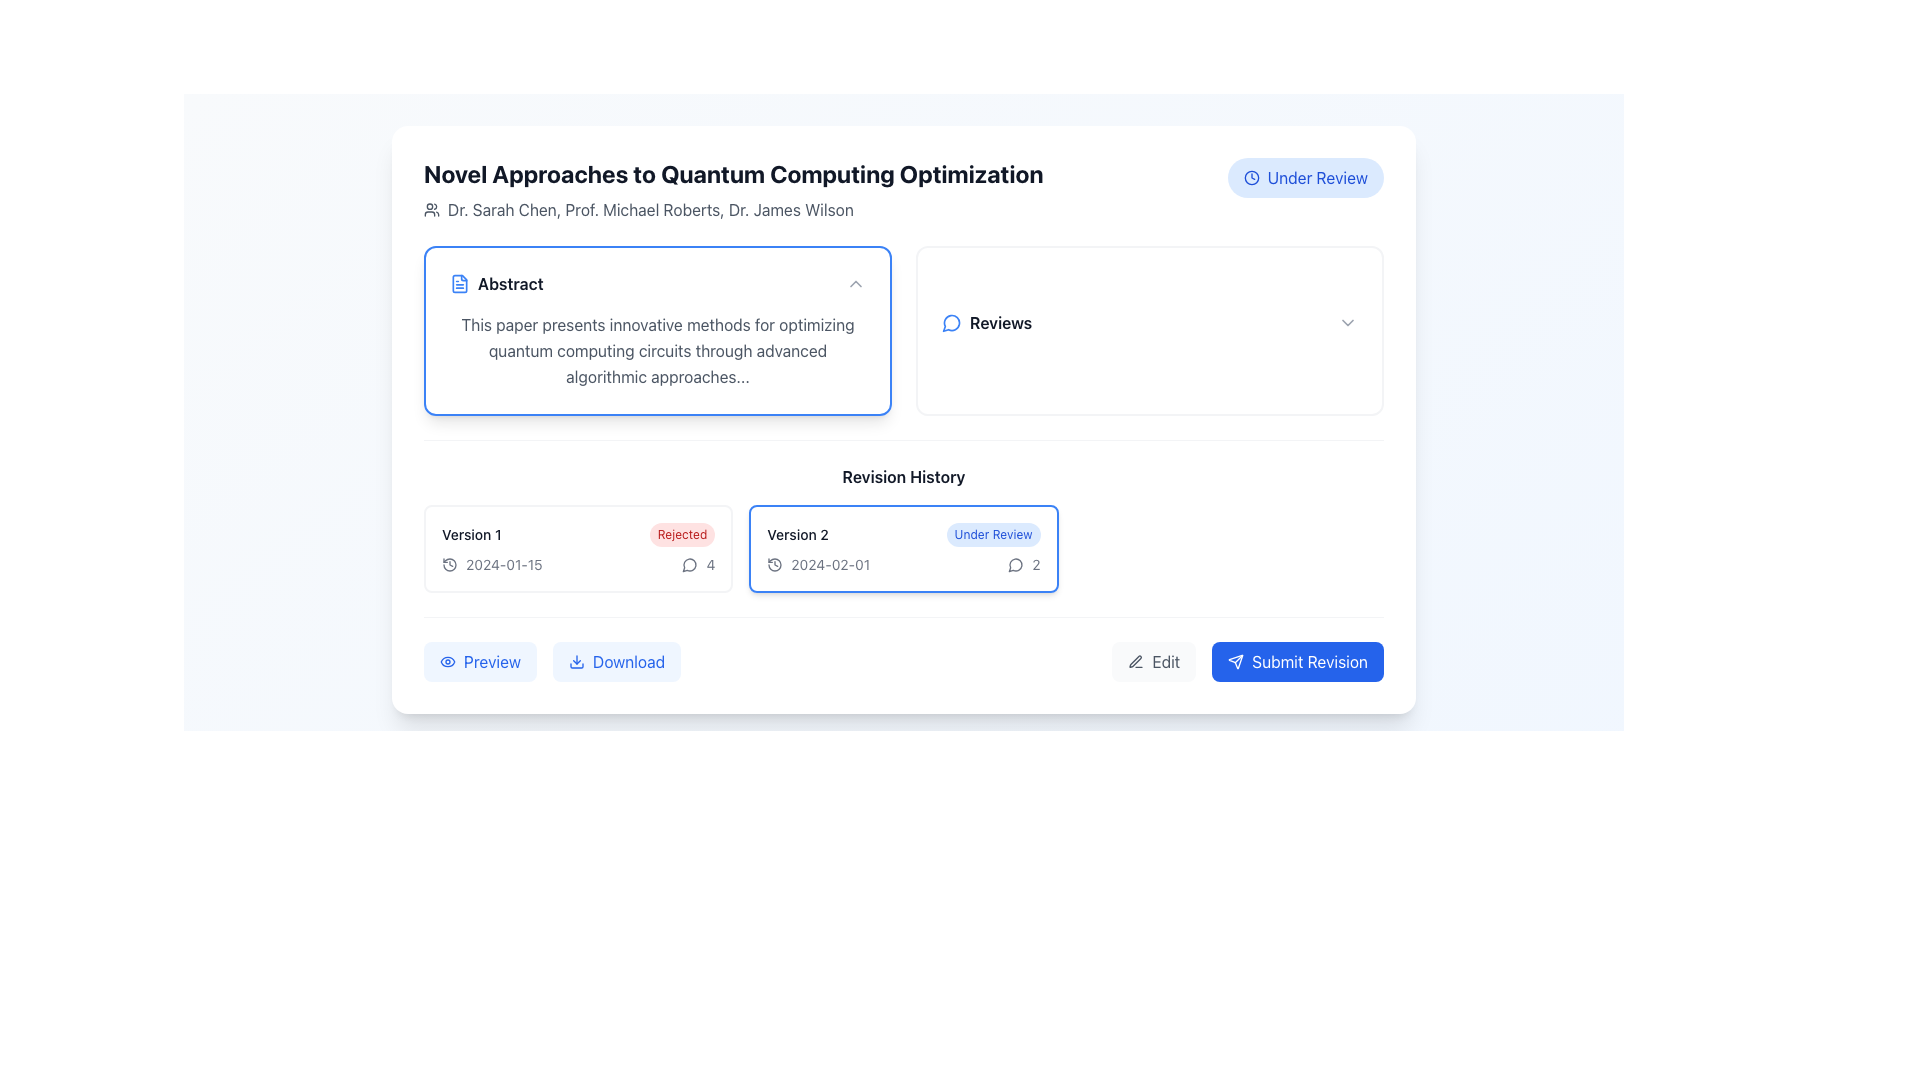 The width and height of the screenshot is (1920, 1080). What do you see at coordinates (496, 284) in the screenshot?
I see `the styling and information of the title text element paired with a decorative icon located in the top-left portion of the summary box` at bounding box center [496, 284].